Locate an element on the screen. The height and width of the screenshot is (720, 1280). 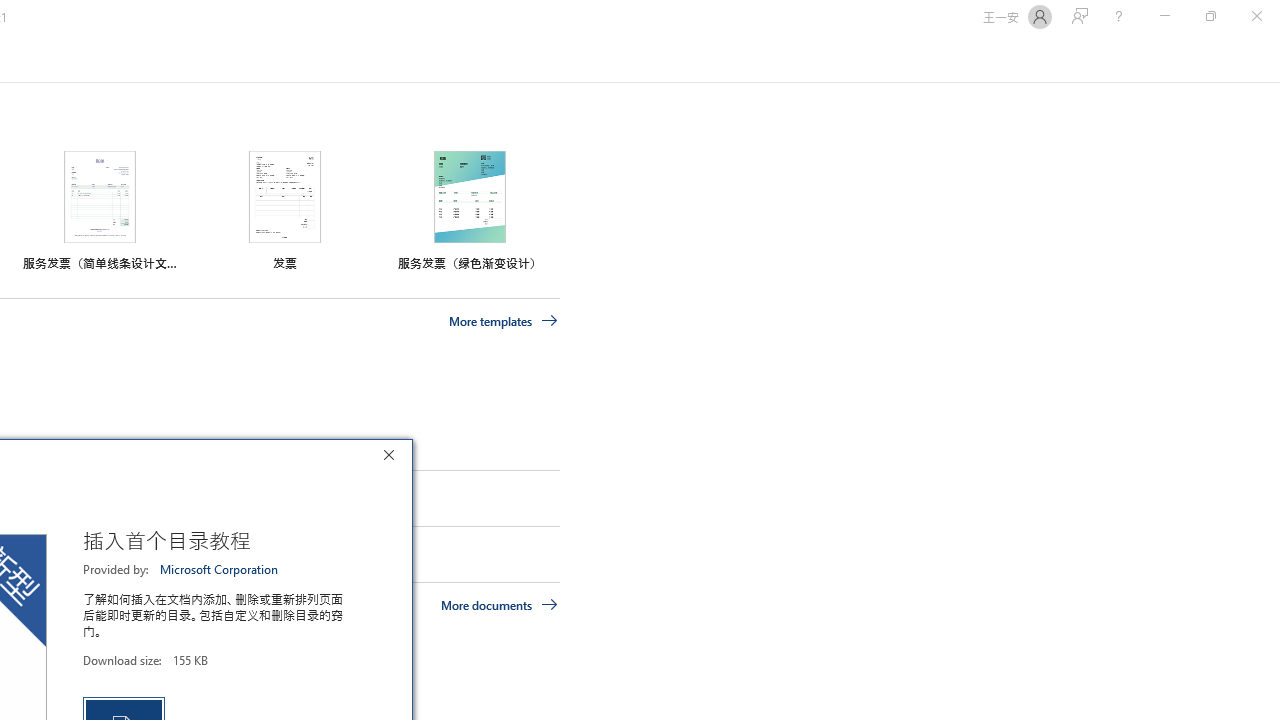
'Minimize' is located at coordinates (1164, 16).